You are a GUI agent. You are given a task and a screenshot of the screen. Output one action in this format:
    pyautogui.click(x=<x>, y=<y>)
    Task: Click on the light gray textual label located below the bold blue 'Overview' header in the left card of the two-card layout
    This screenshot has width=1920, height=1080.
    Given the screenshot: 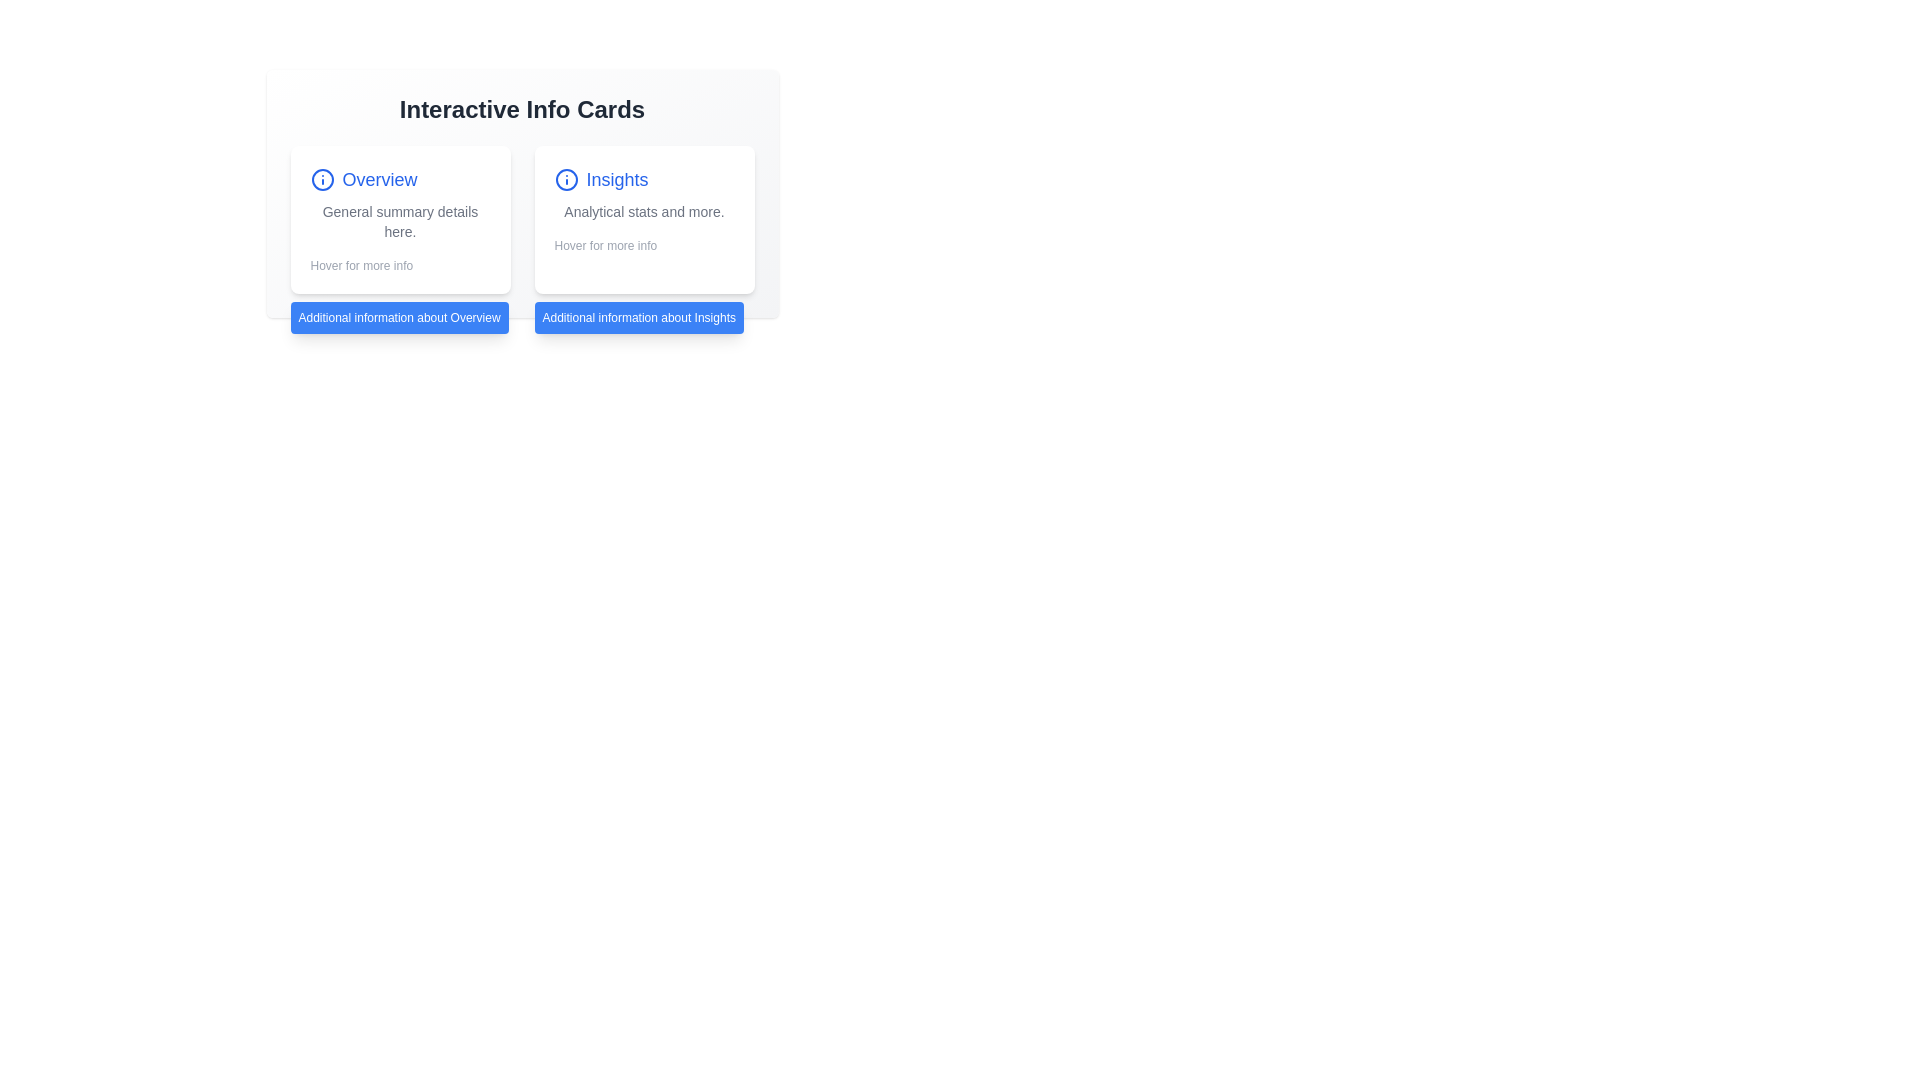 What is the action you would take?
    pyautogui.click(x=400, y=222)
    